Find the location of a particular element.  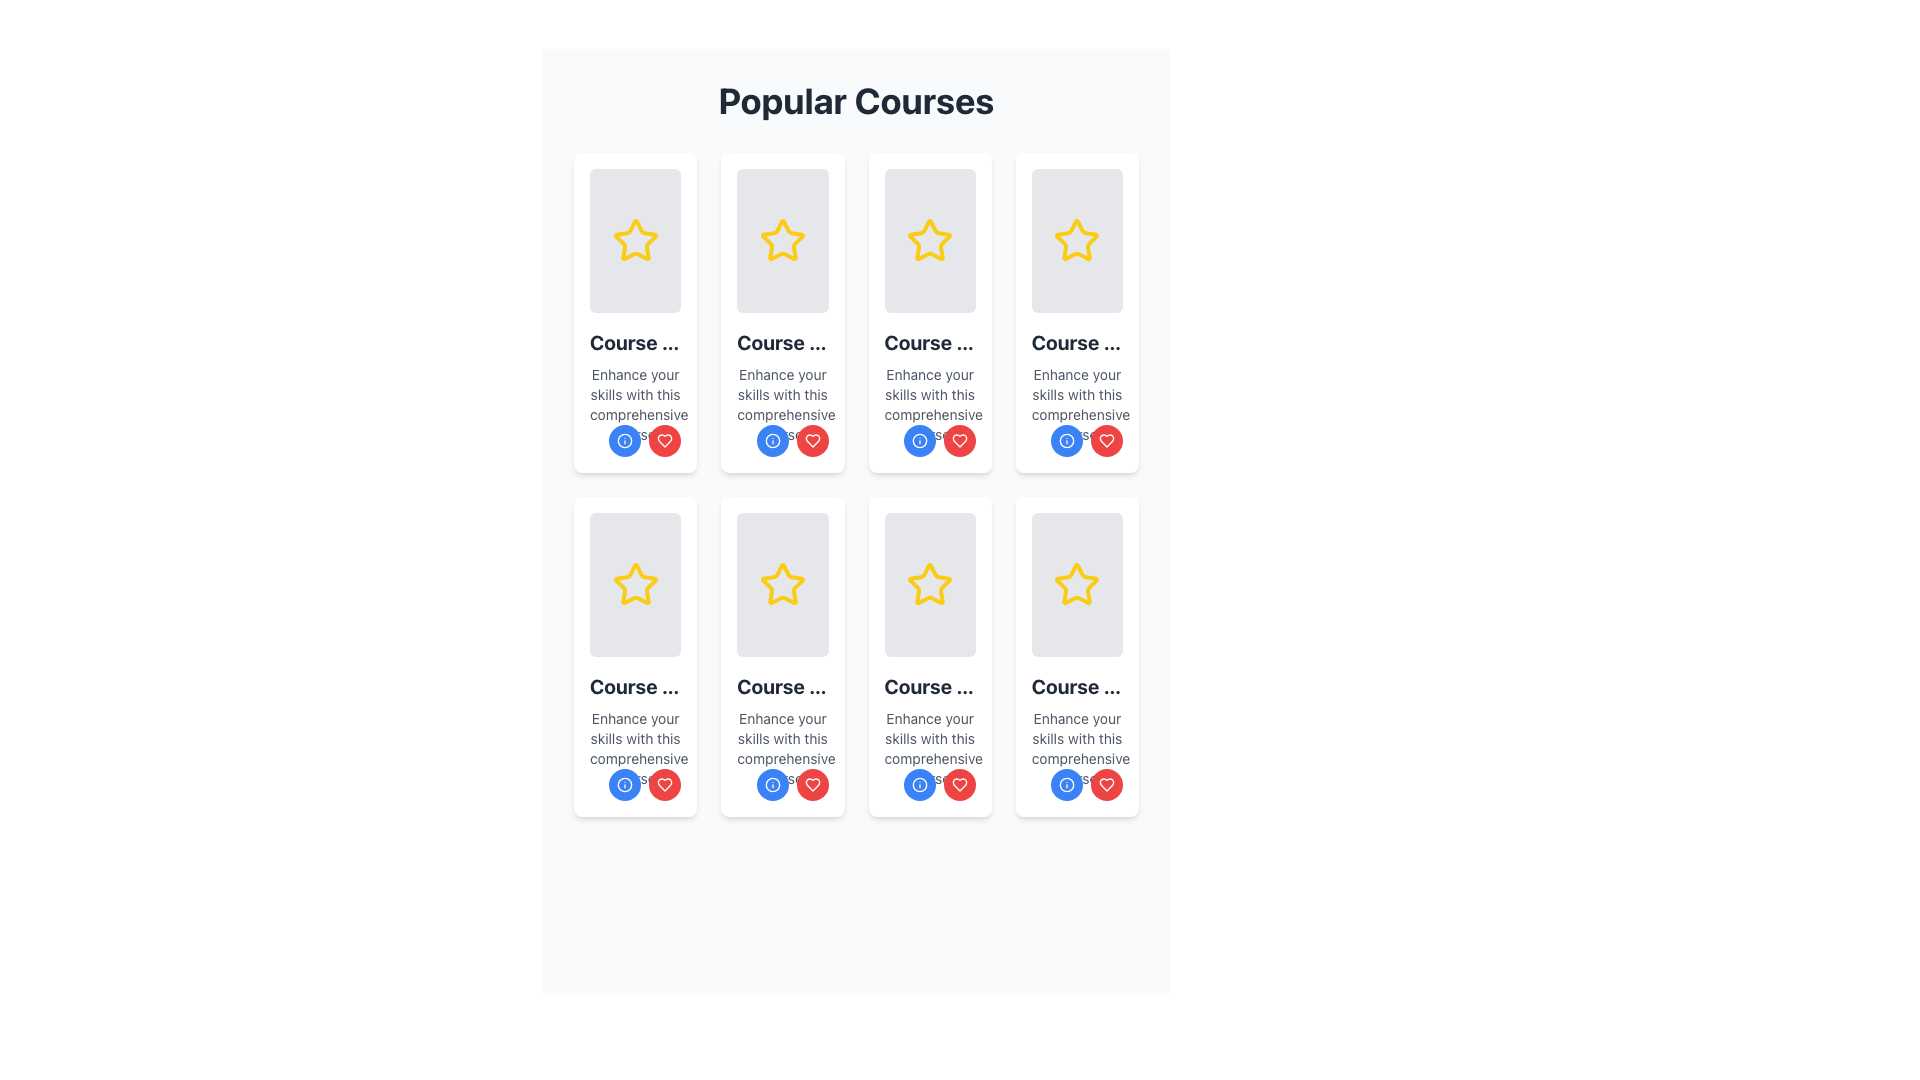

the left circular button at the bottom-right corner of the course card is located at coordinates (771, 784).